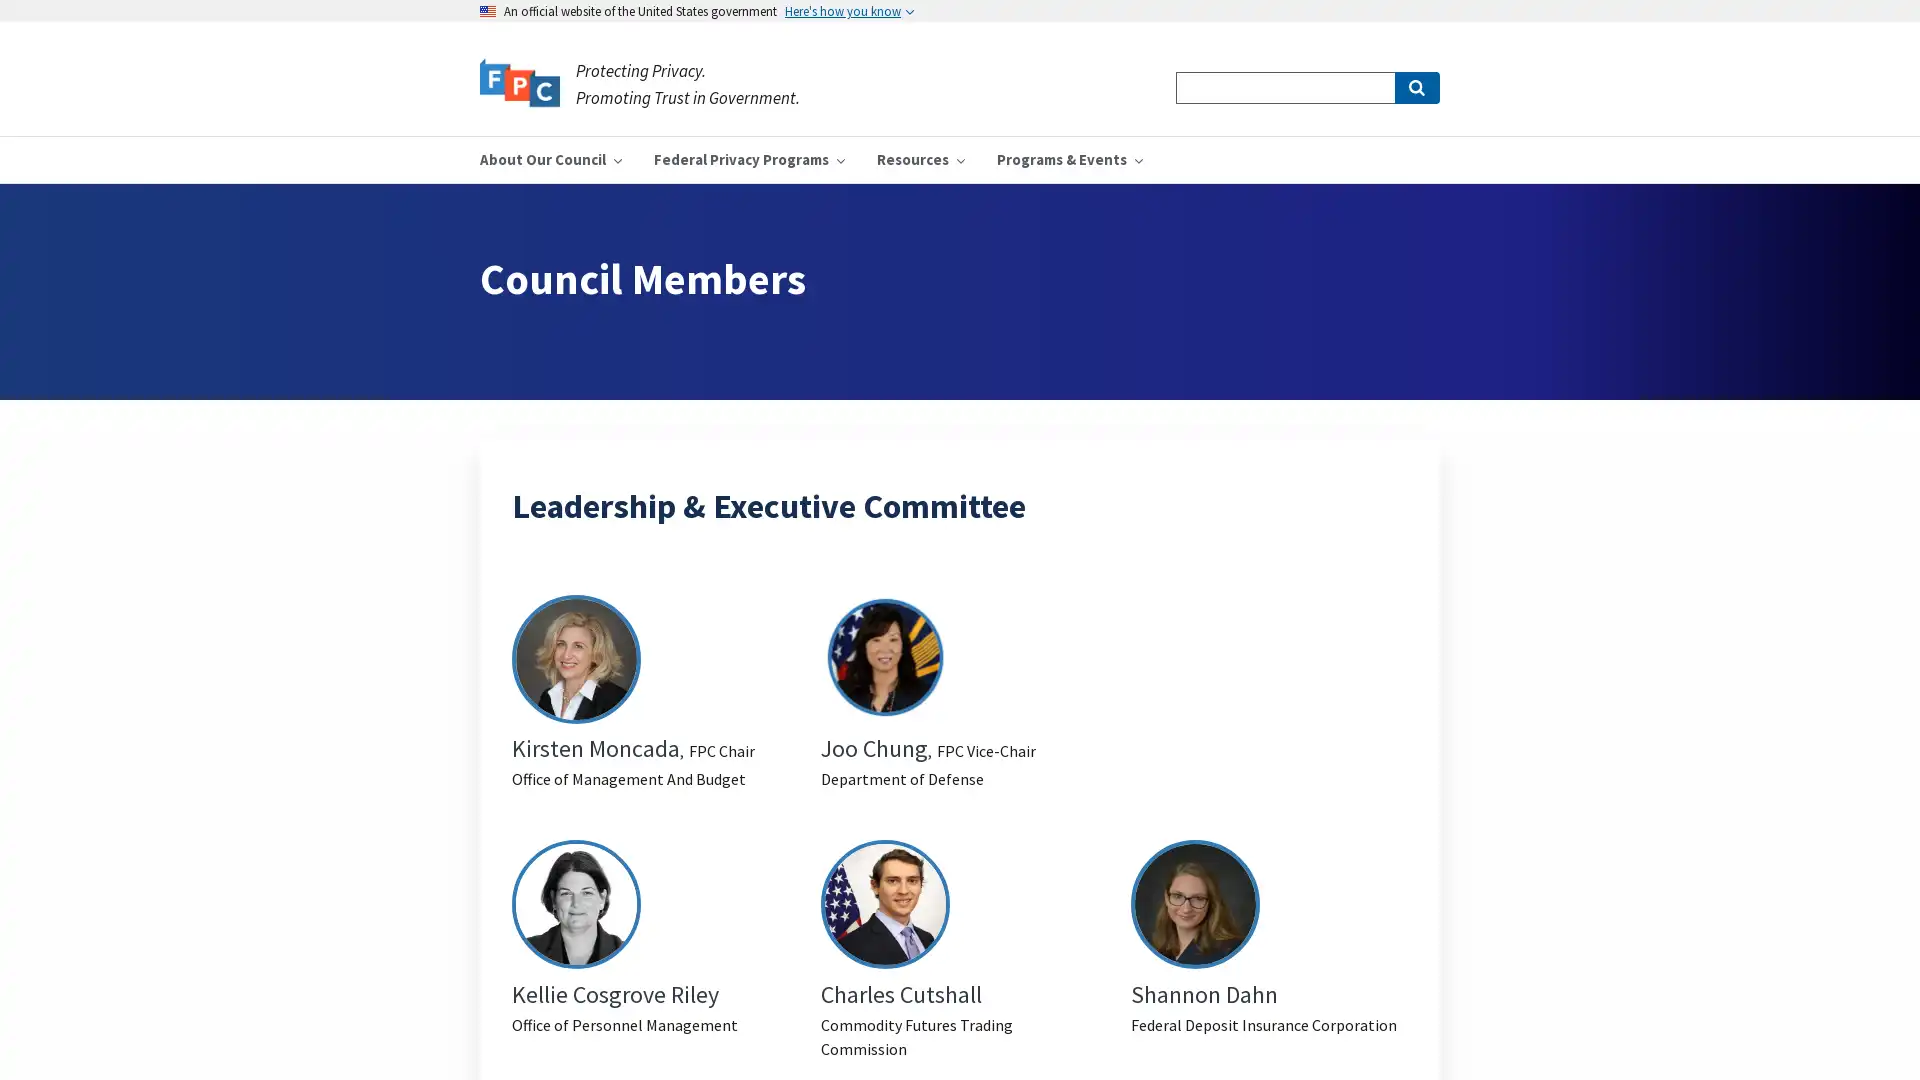 Image resolution: width=1920 pixels, height=1080 pixels. What do you see at coordinates (920, 158) in the screenshot?
I see `Resources` at bounding box center [920, 158].